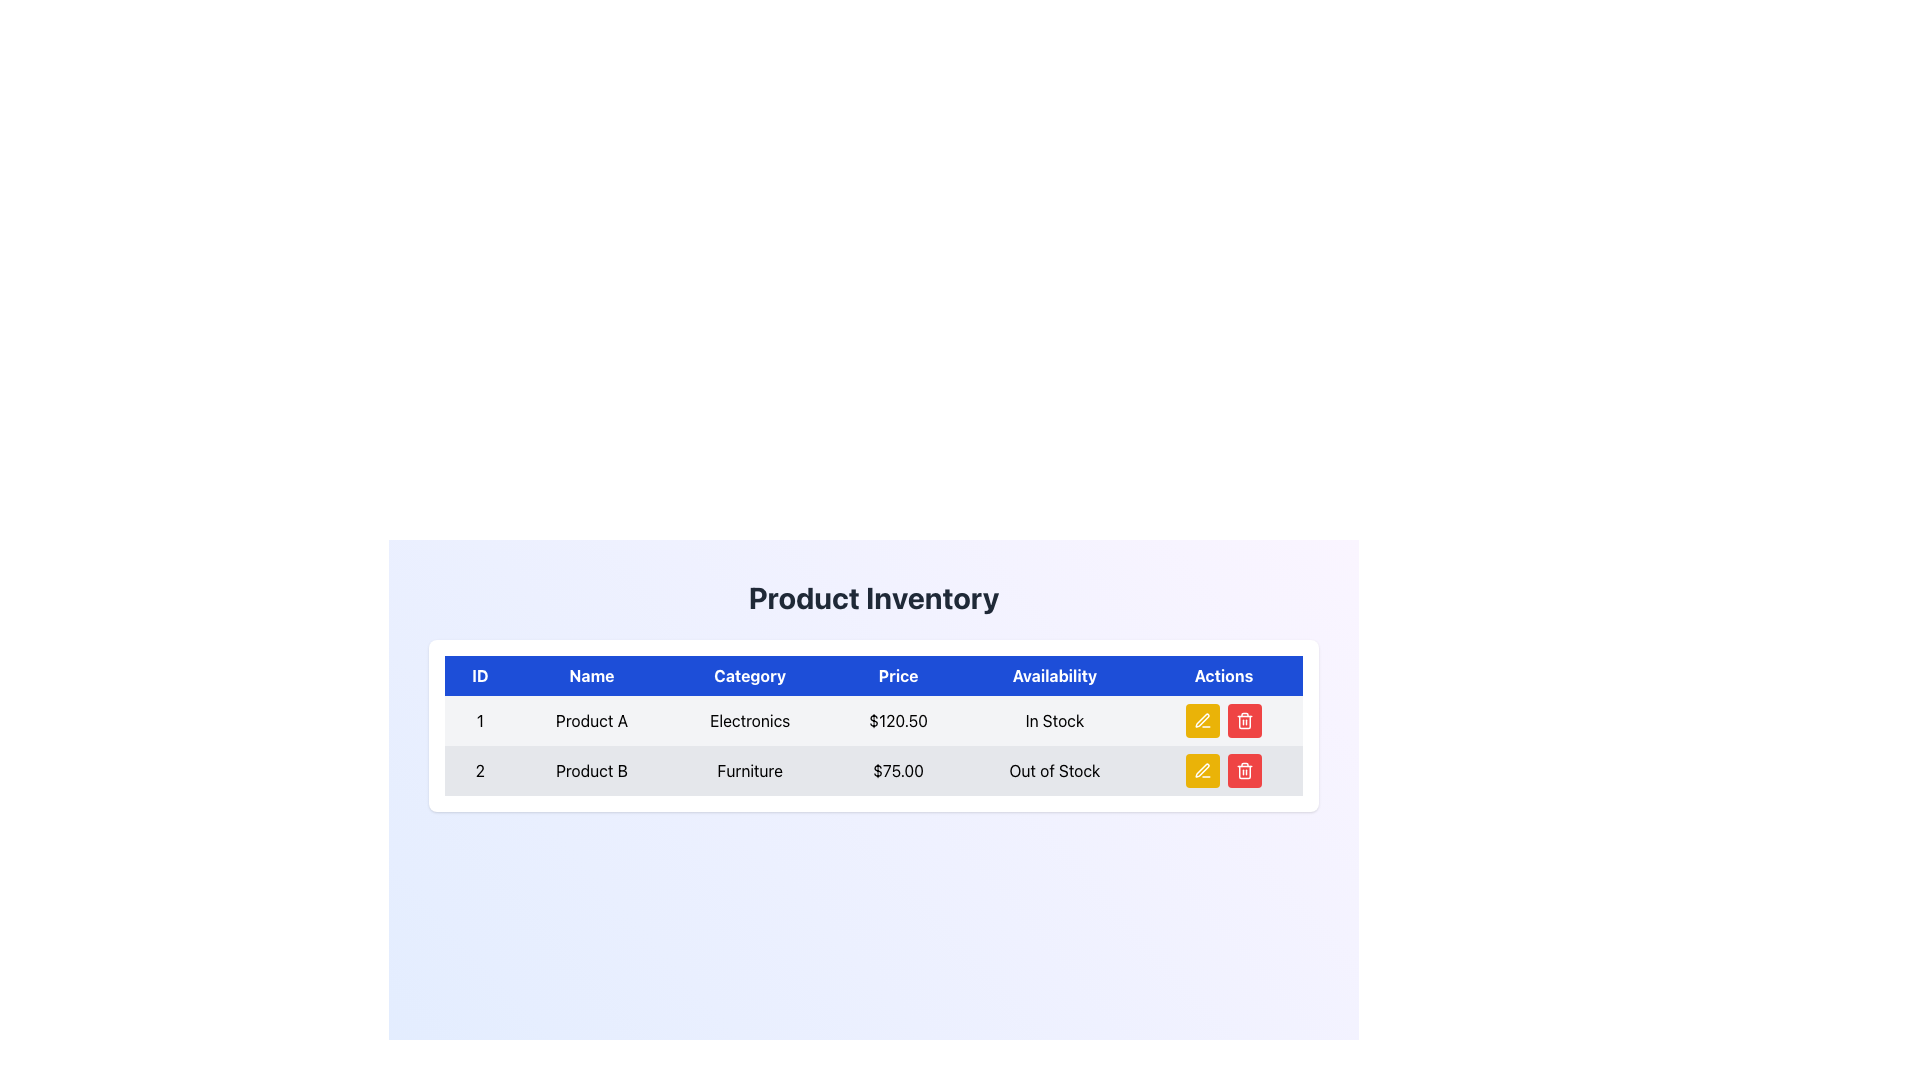 This screenshot has height=1080, width=1920. I want to click on availability status displayed in the text label located in the fourth column of the first product row in the inventory table, so click(1053, 721).